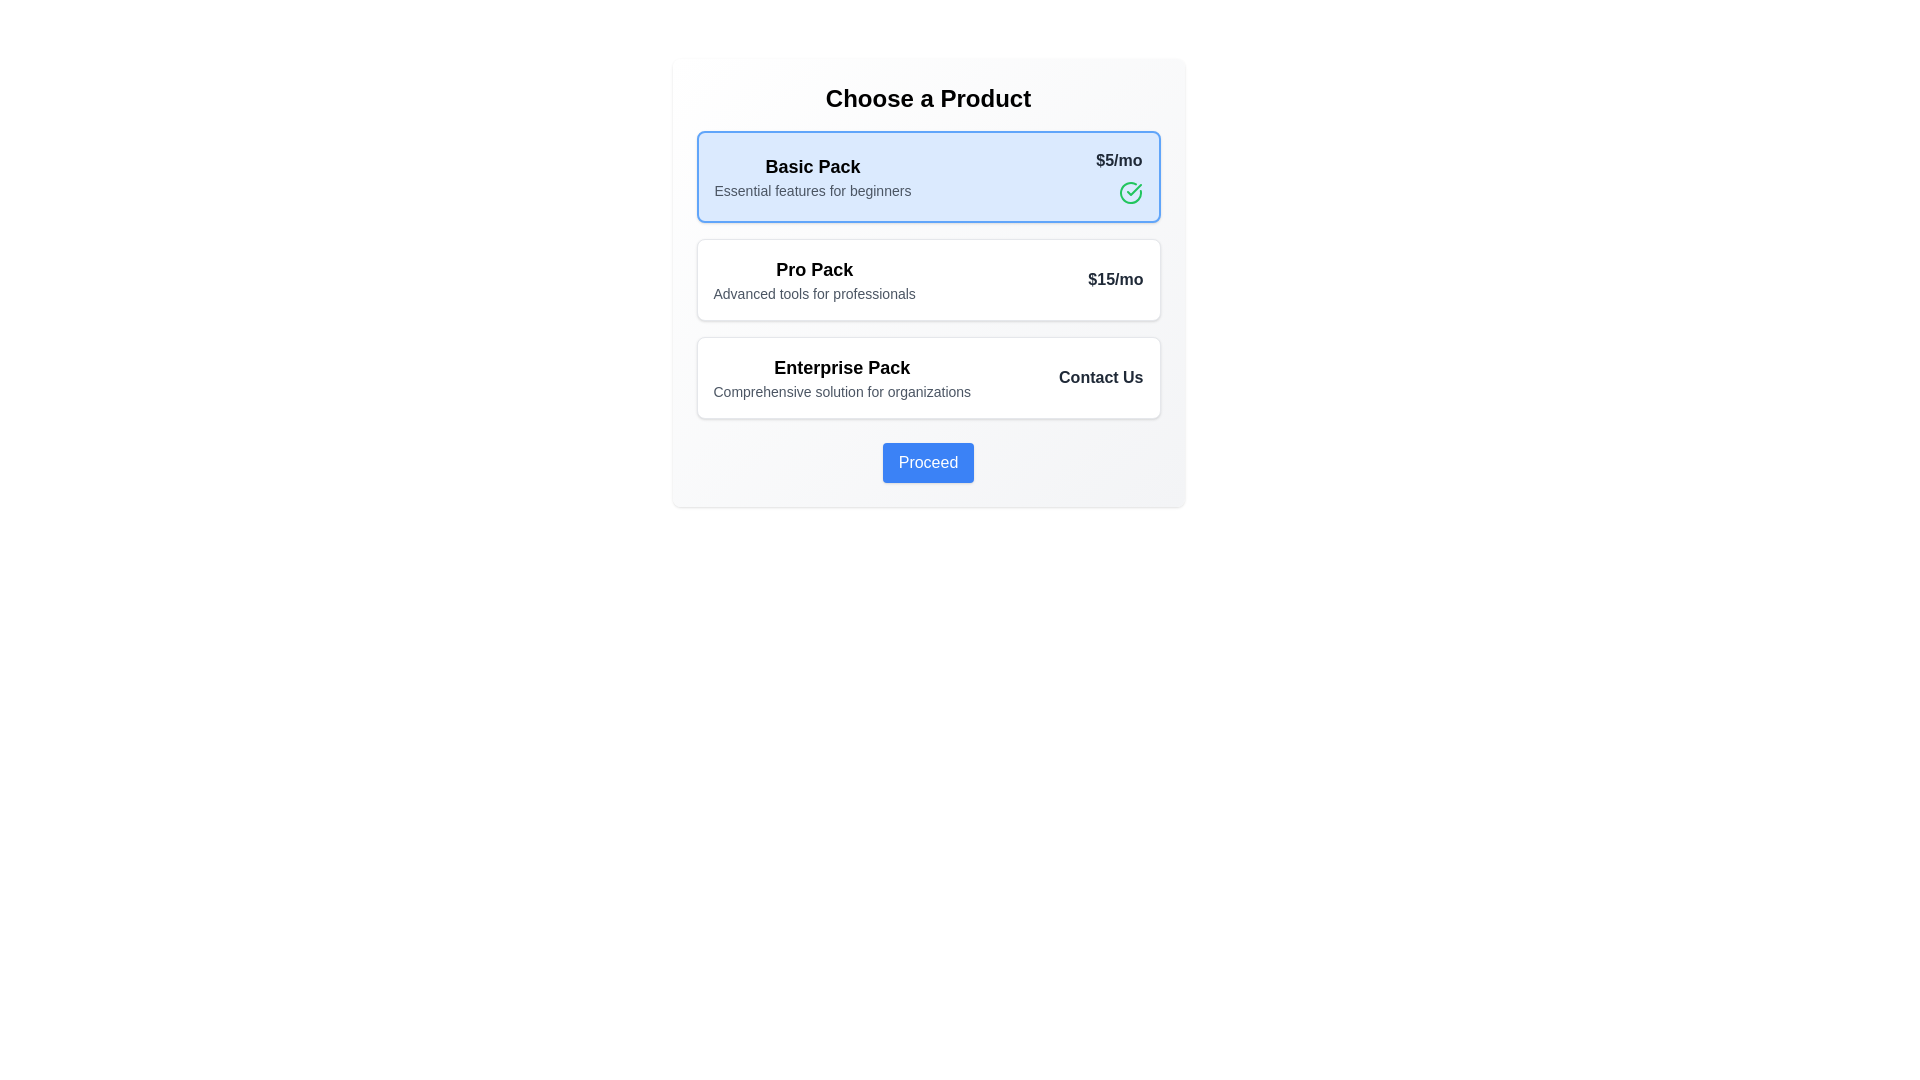  Describe the element at coordinates (842, 392) in the screenshot. I see `the descriptive text element located below the 'Enterprise Pack' title in the third card of the vertical stack` at that location.